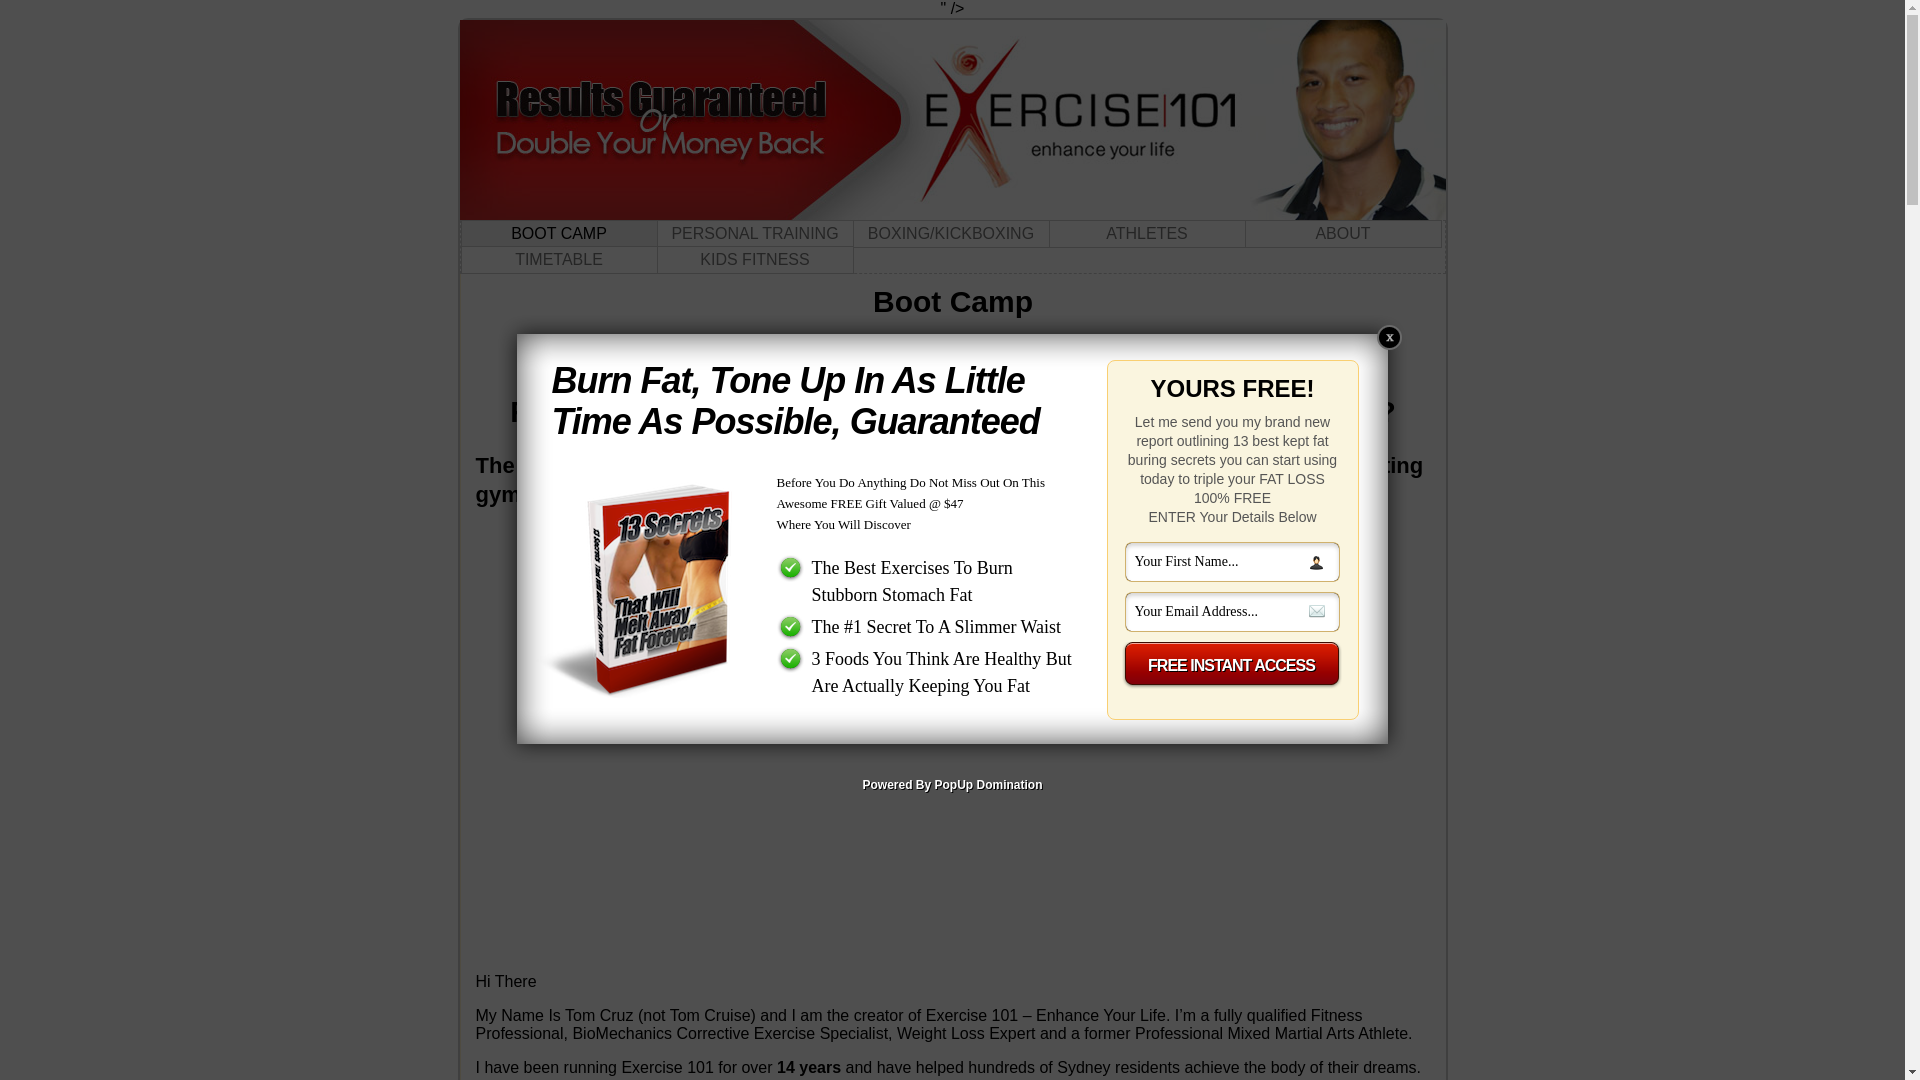 This screenshot has width=1920, height=1080. What do you see at coordinates (1146, 233) in the screenshot?
I see `'ATHLETES'` at bounding box center [1146, 233].